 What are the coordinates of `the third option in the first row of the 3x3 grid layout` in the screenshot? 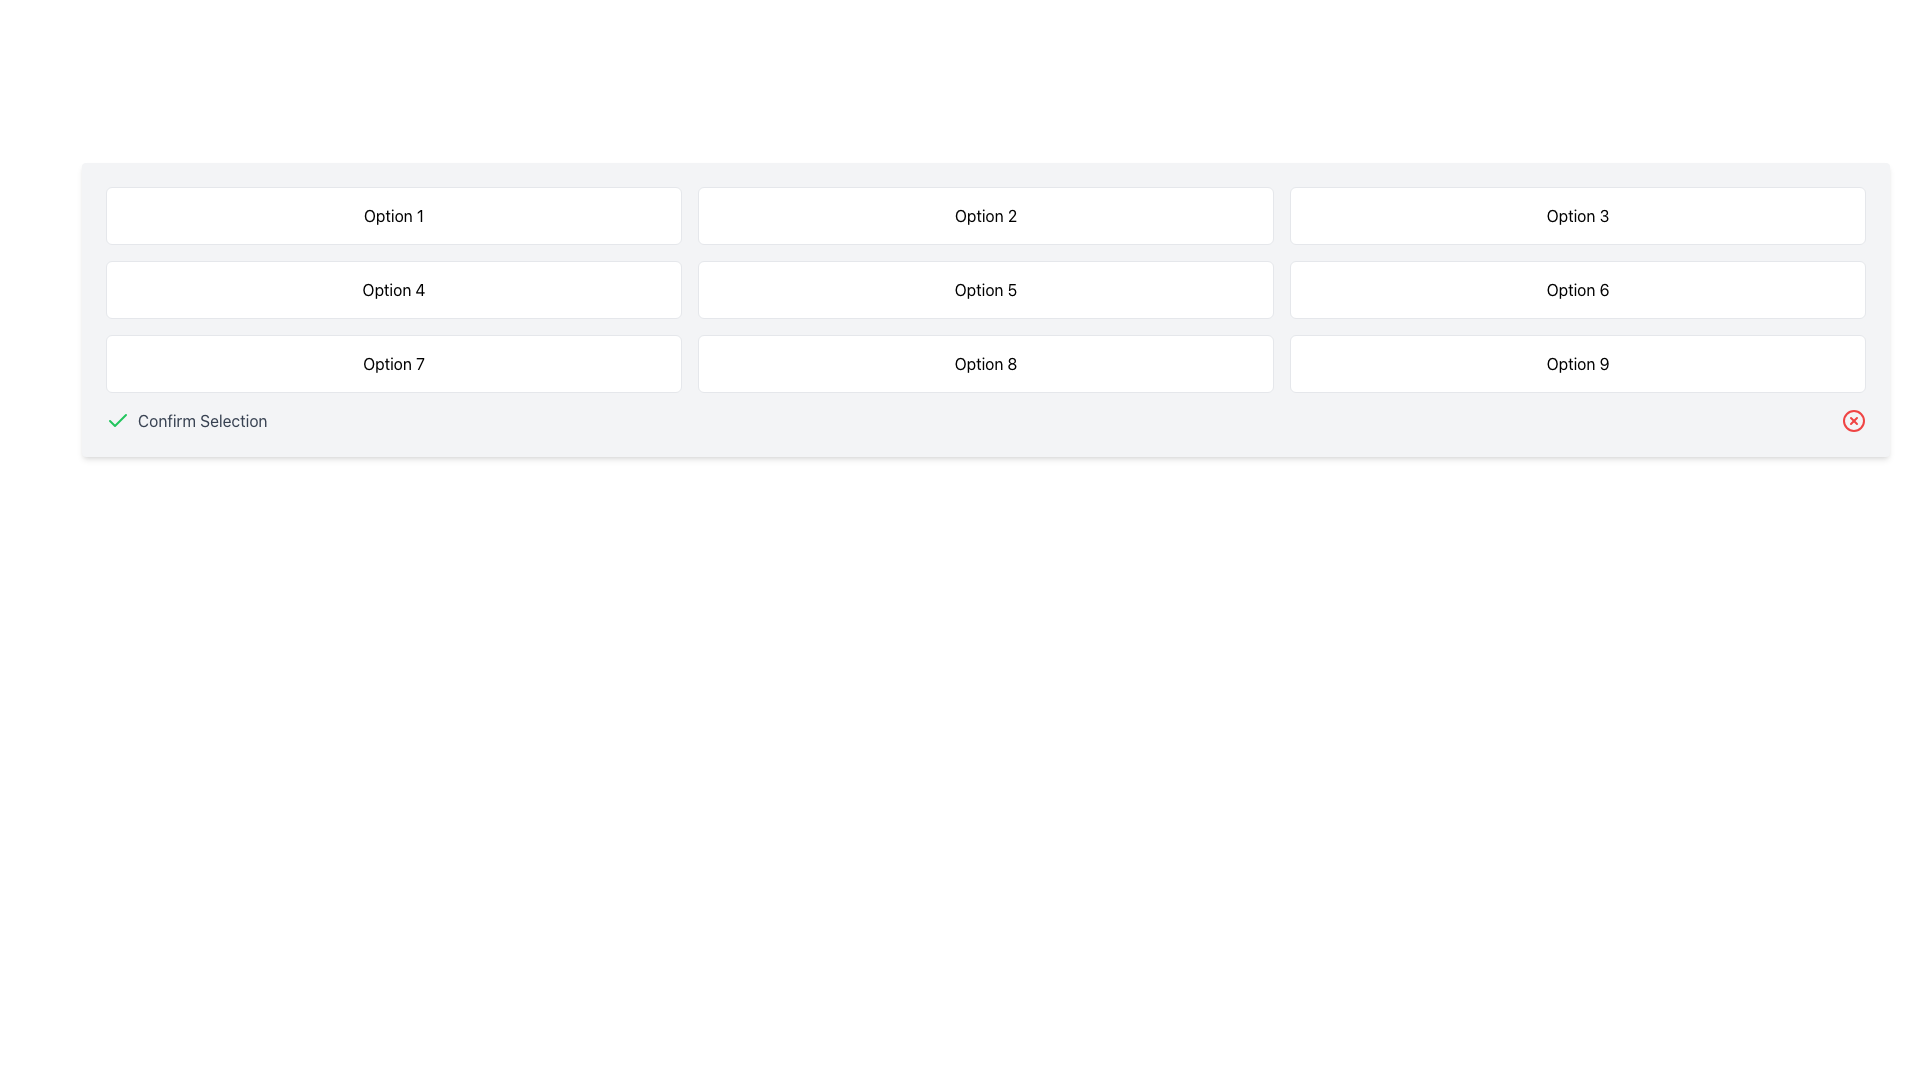 It's located at (1577, 216).